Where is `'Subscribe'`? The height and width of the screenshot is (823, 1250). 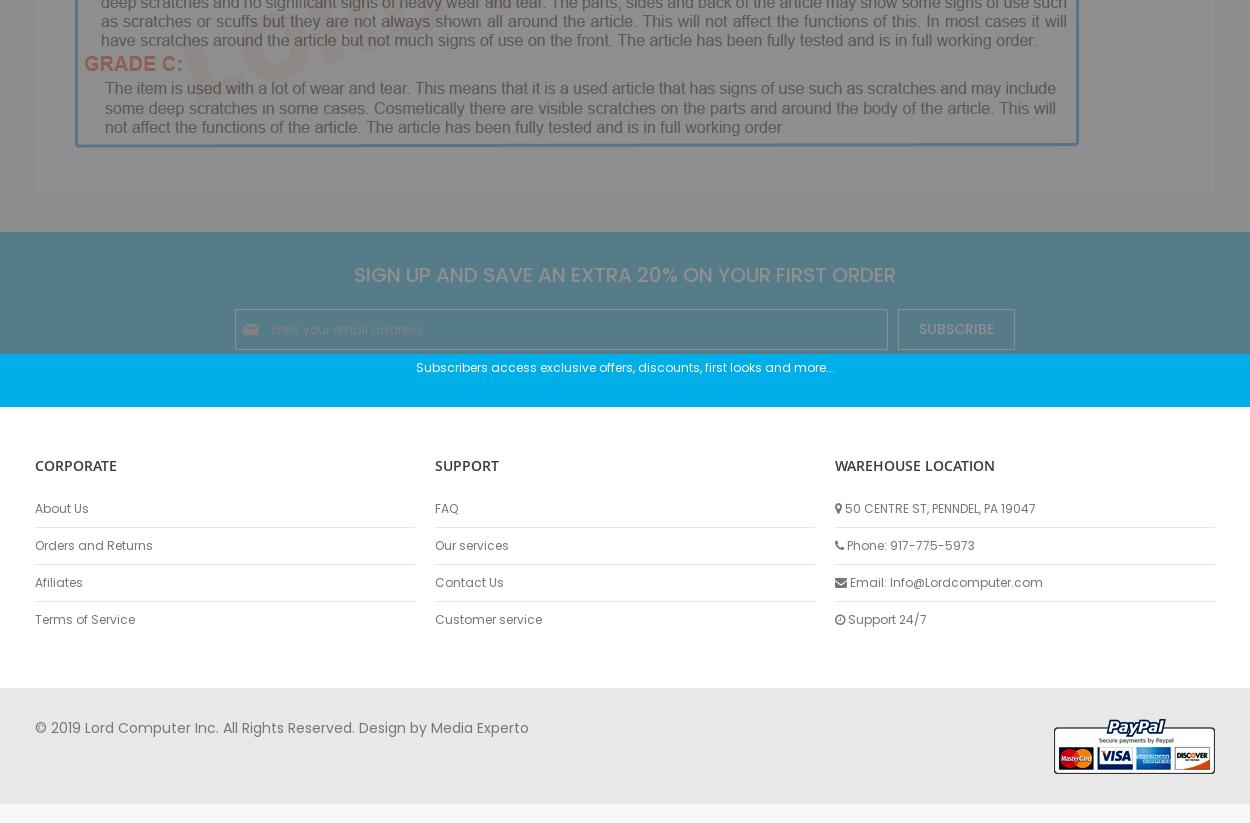 'Subscribe' is located at coordinates (955, 328).